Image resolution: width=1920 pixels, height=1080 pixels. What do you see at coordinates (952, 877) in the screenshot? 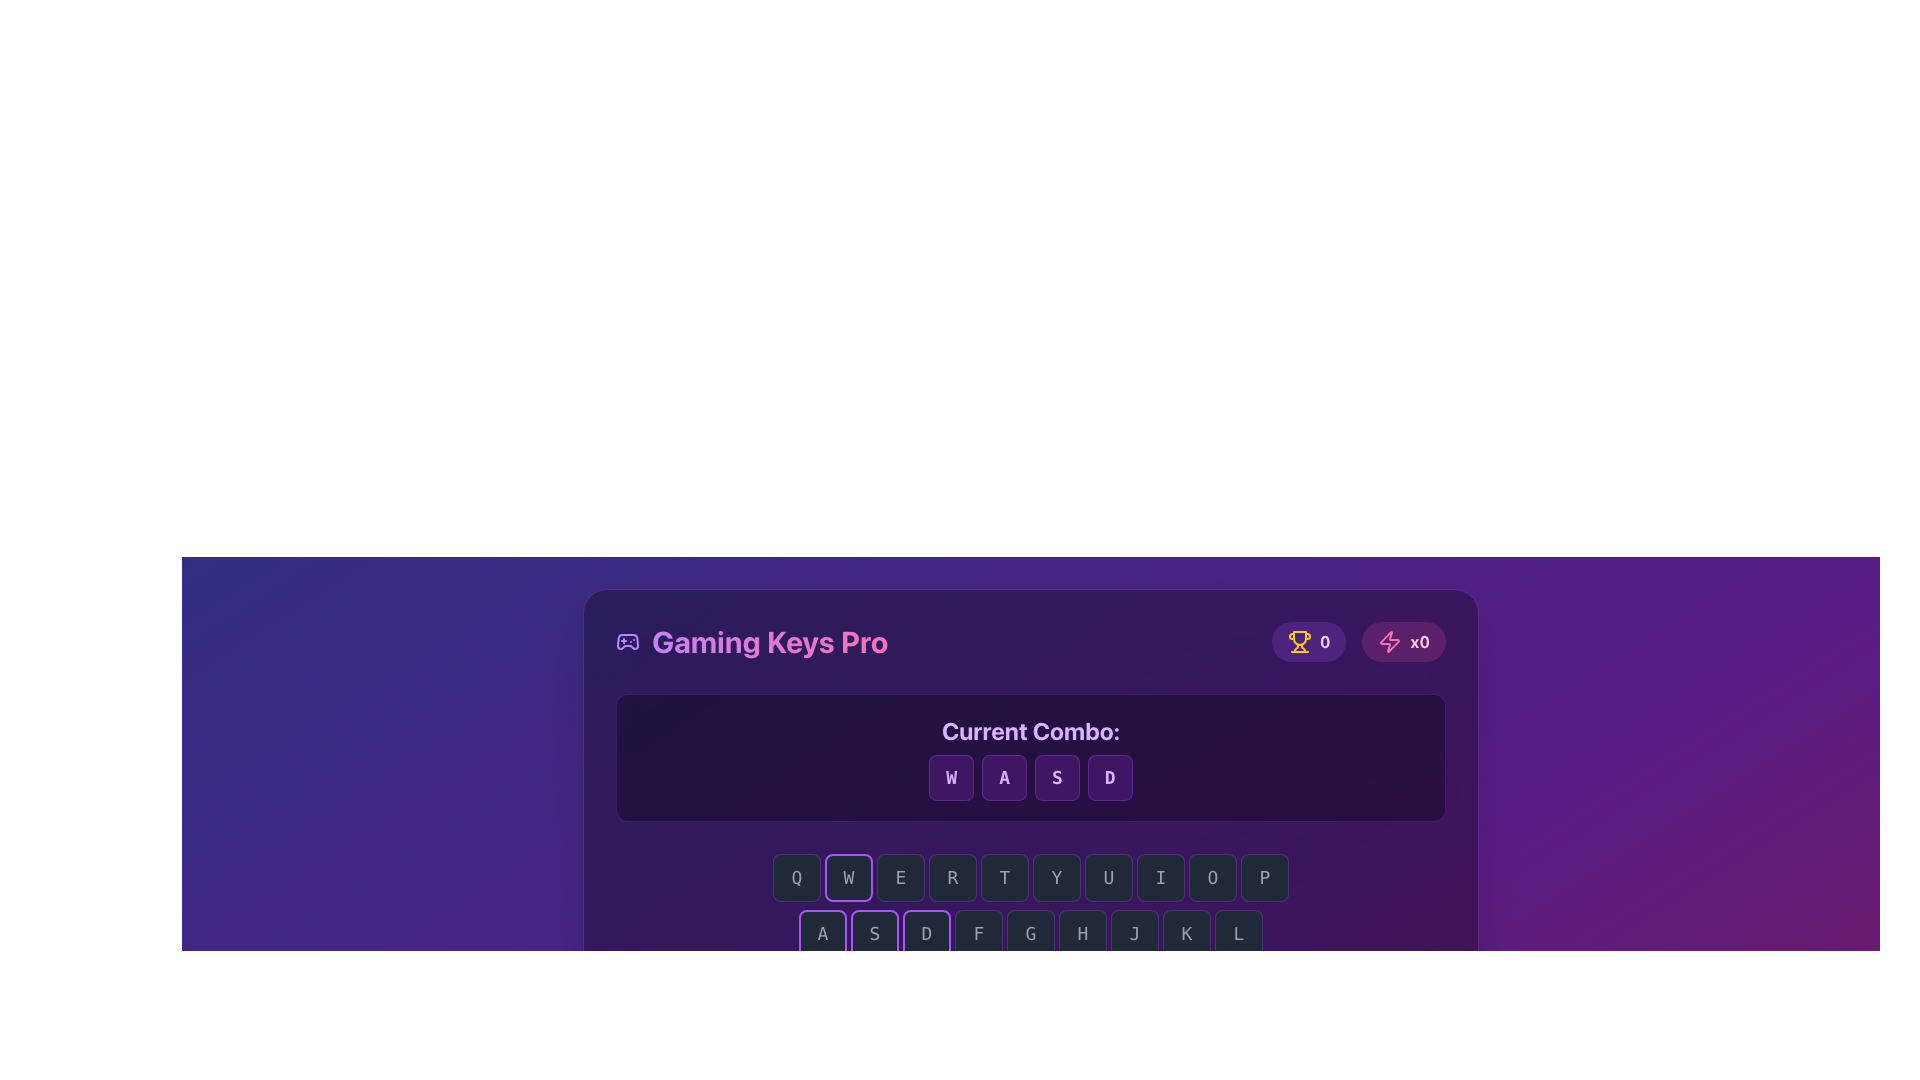
I see `the fourth button in a row of lettered buttons, located between 'E' and 'T', to trigger the hover effect` at bounding box center [952, 877].